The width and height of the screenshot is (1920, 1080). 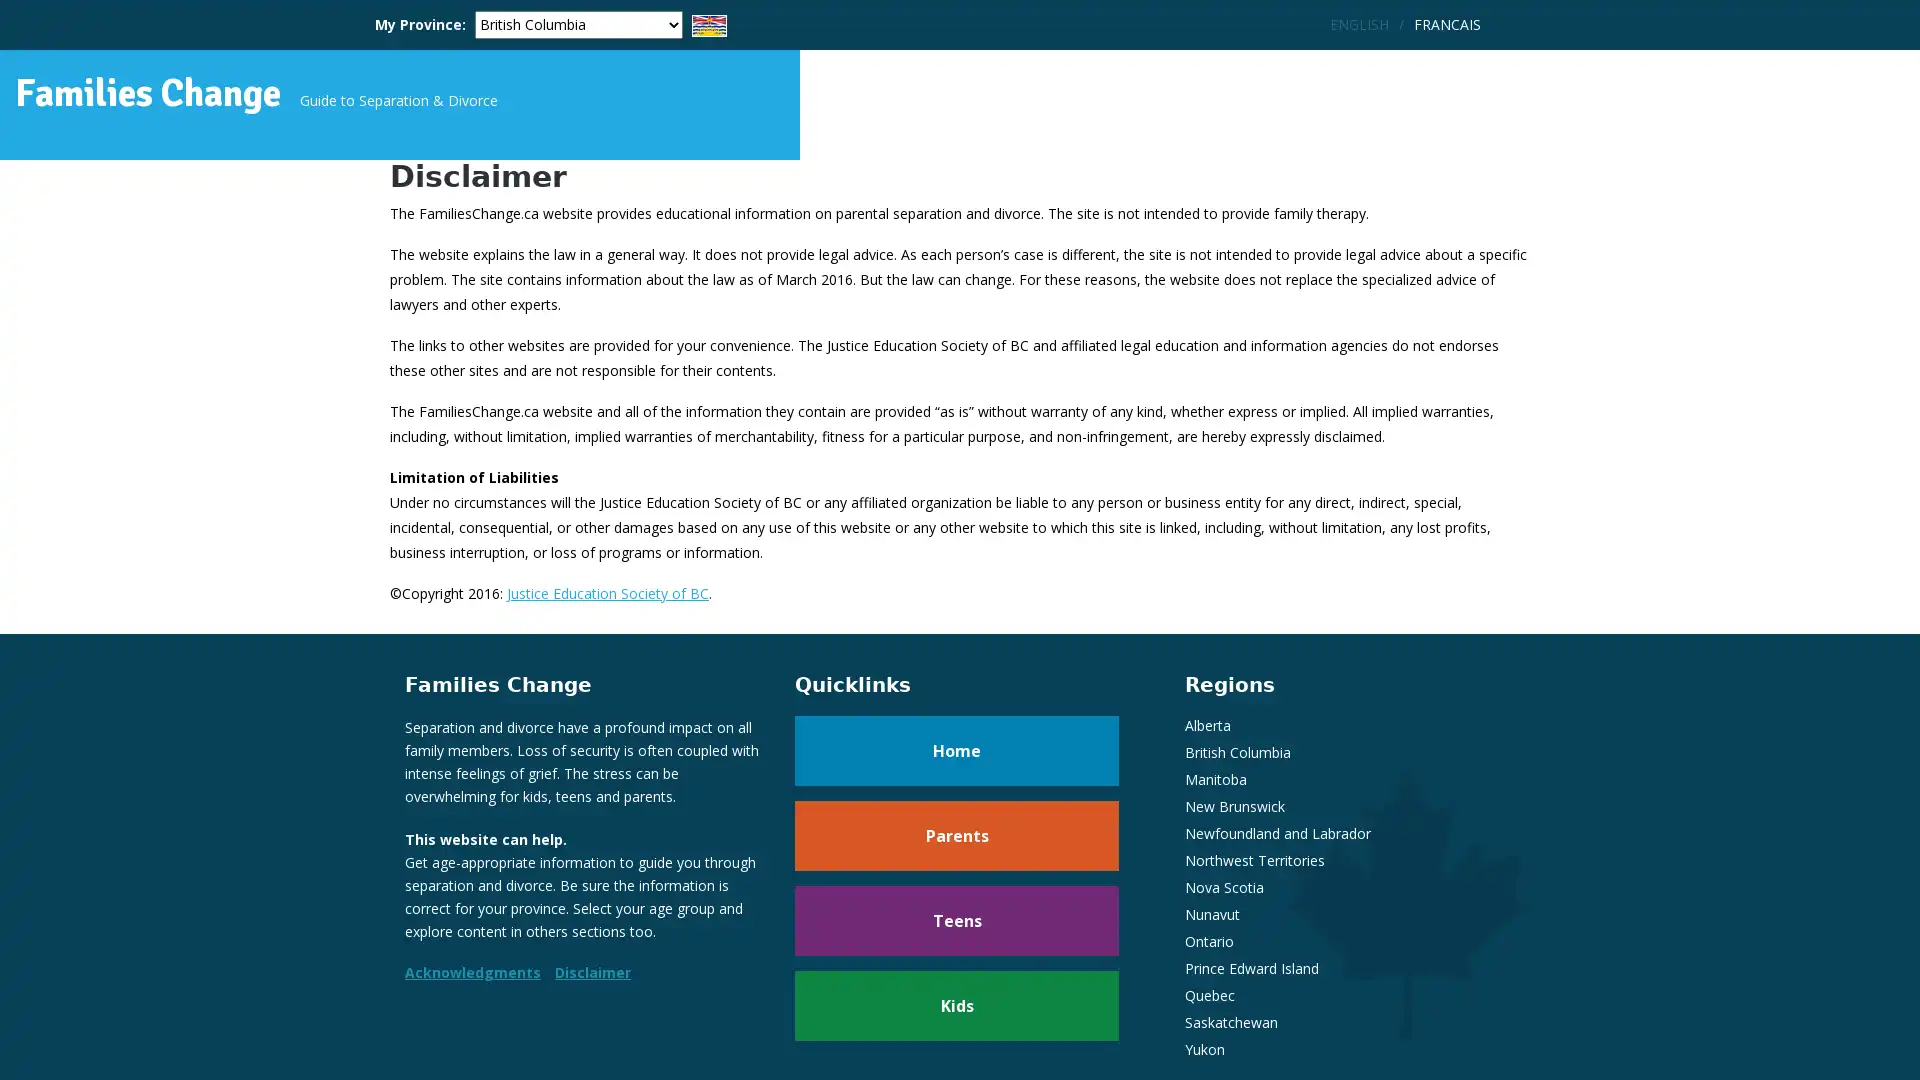 I want to click on Teens, so click(x=955, y=941).